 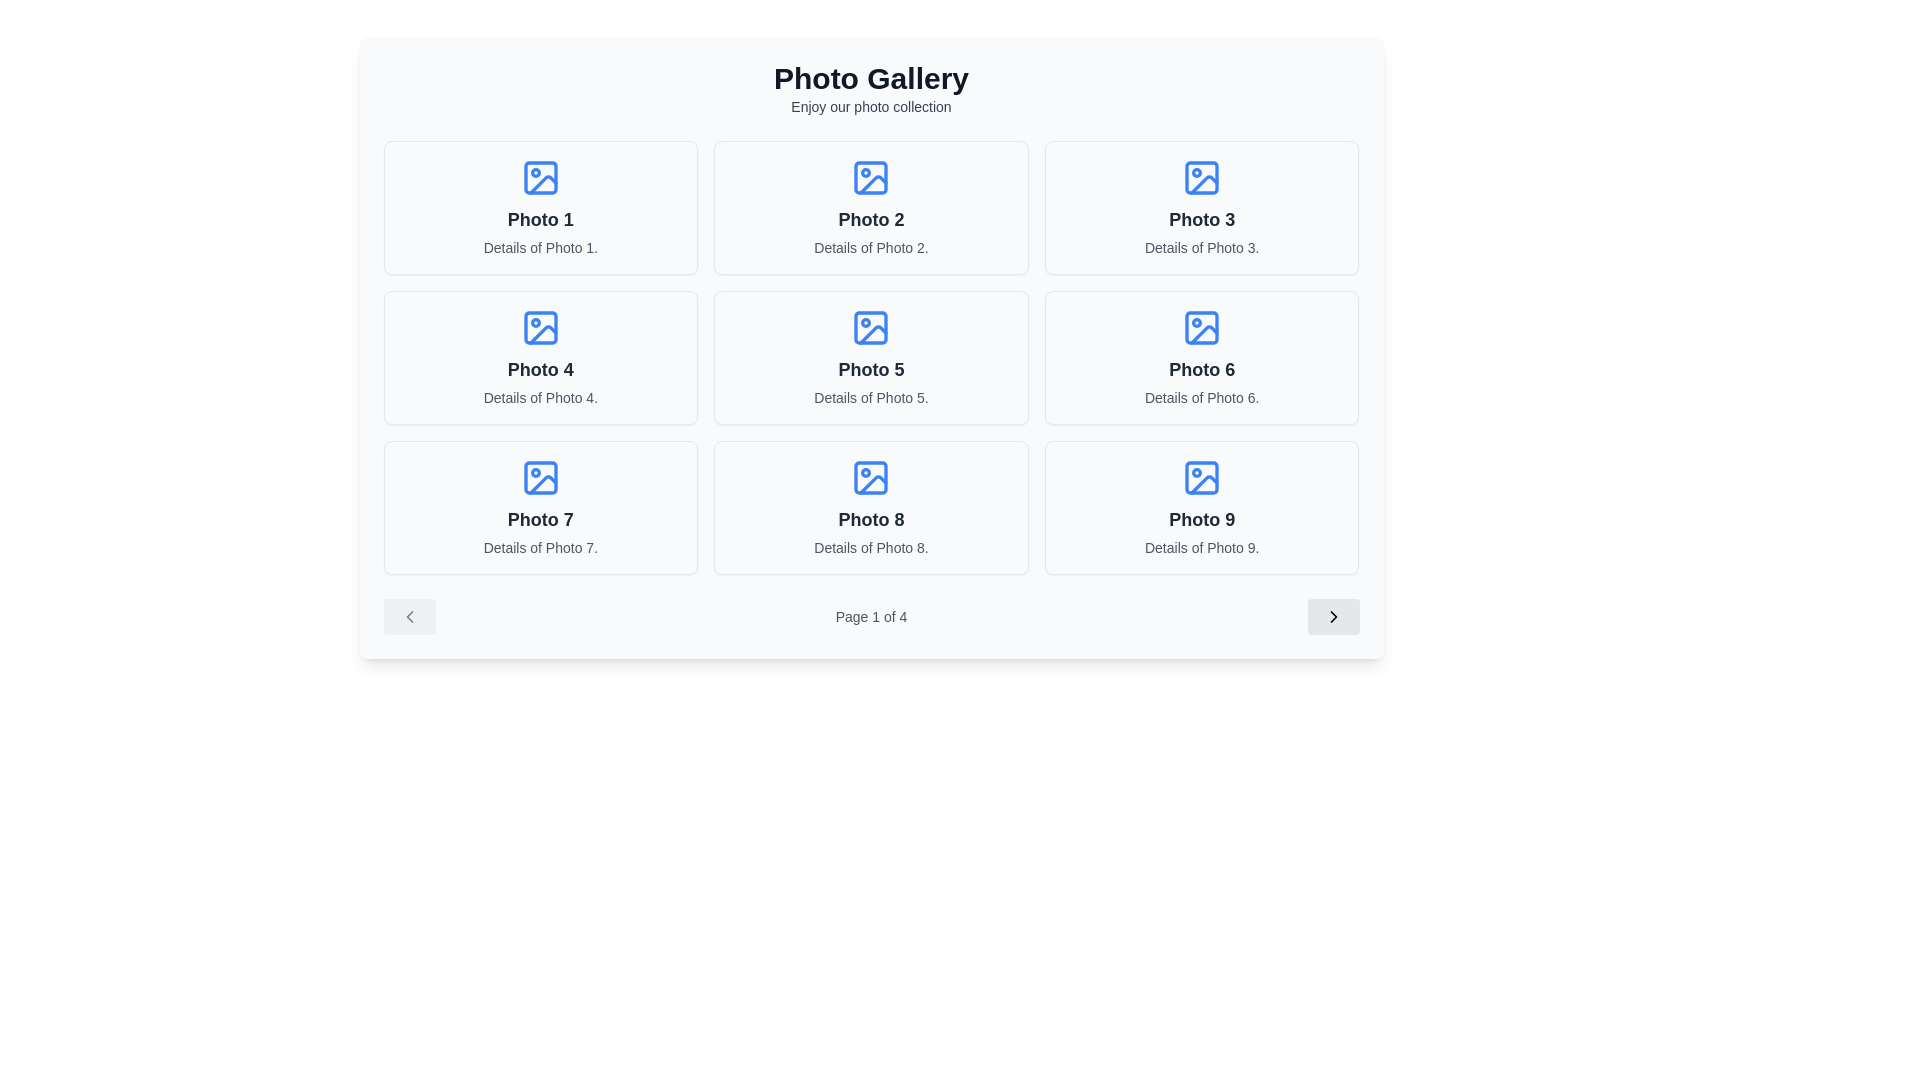 I want to click on the graphical component part of the image icon in the grid cell labeled 'Photo 3', located in the top-right of the photo gallery grid, so click(x=1201, y=176).